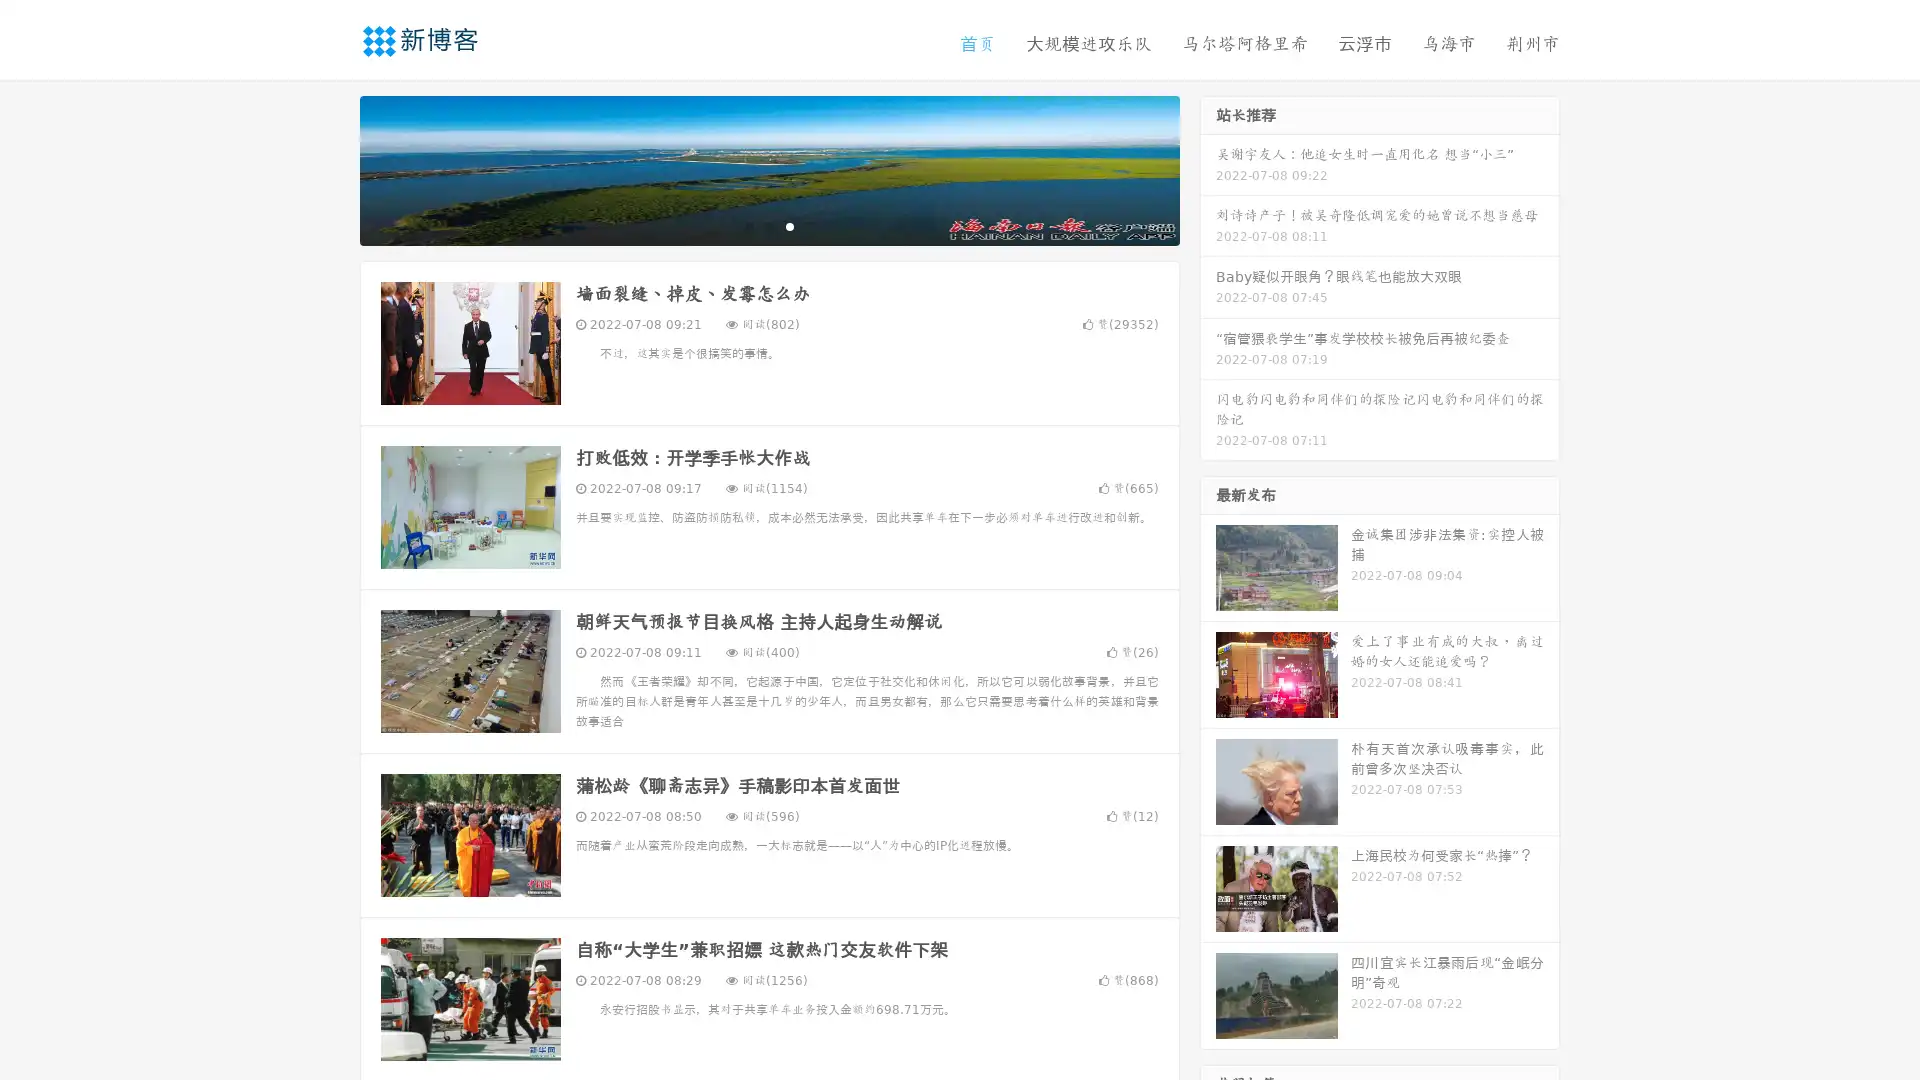  I want to click on Go to slide 1, so click(748, 225).